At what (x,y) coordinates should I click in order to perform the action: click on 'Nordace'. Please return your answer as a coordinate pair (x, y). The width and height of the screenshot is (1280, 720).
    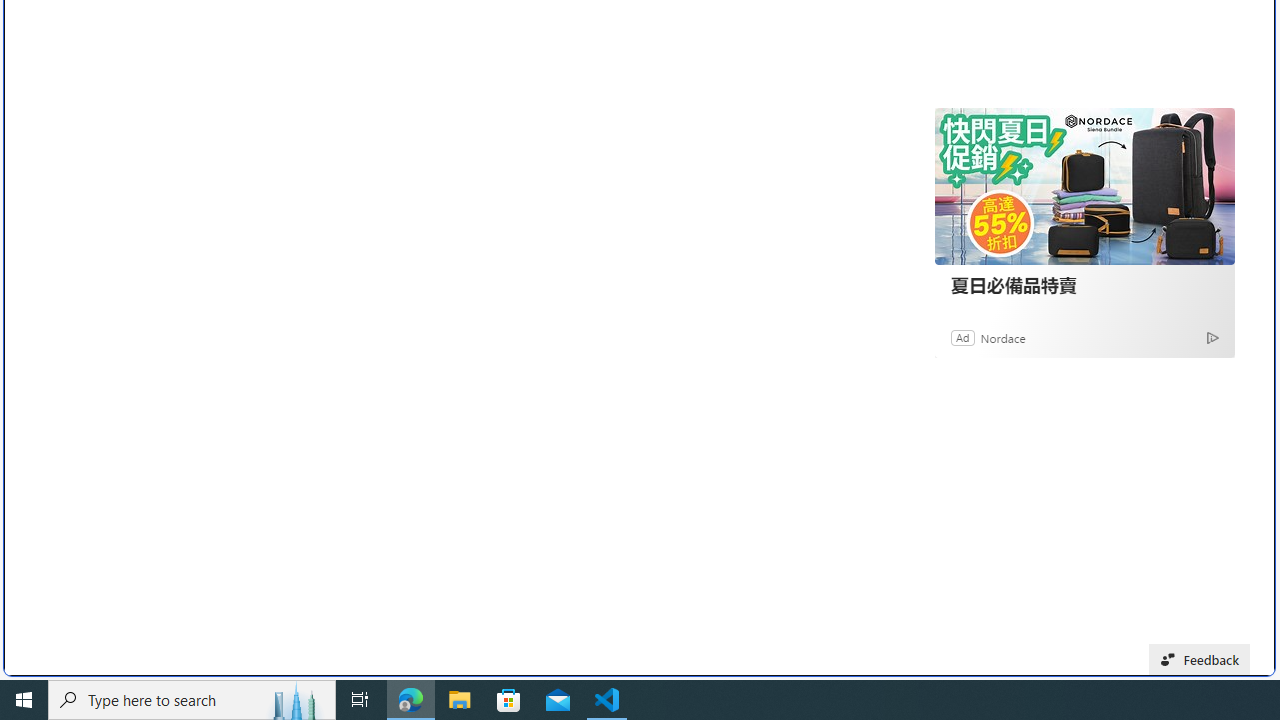
    Looking at the image, I should click on (1003, 336).